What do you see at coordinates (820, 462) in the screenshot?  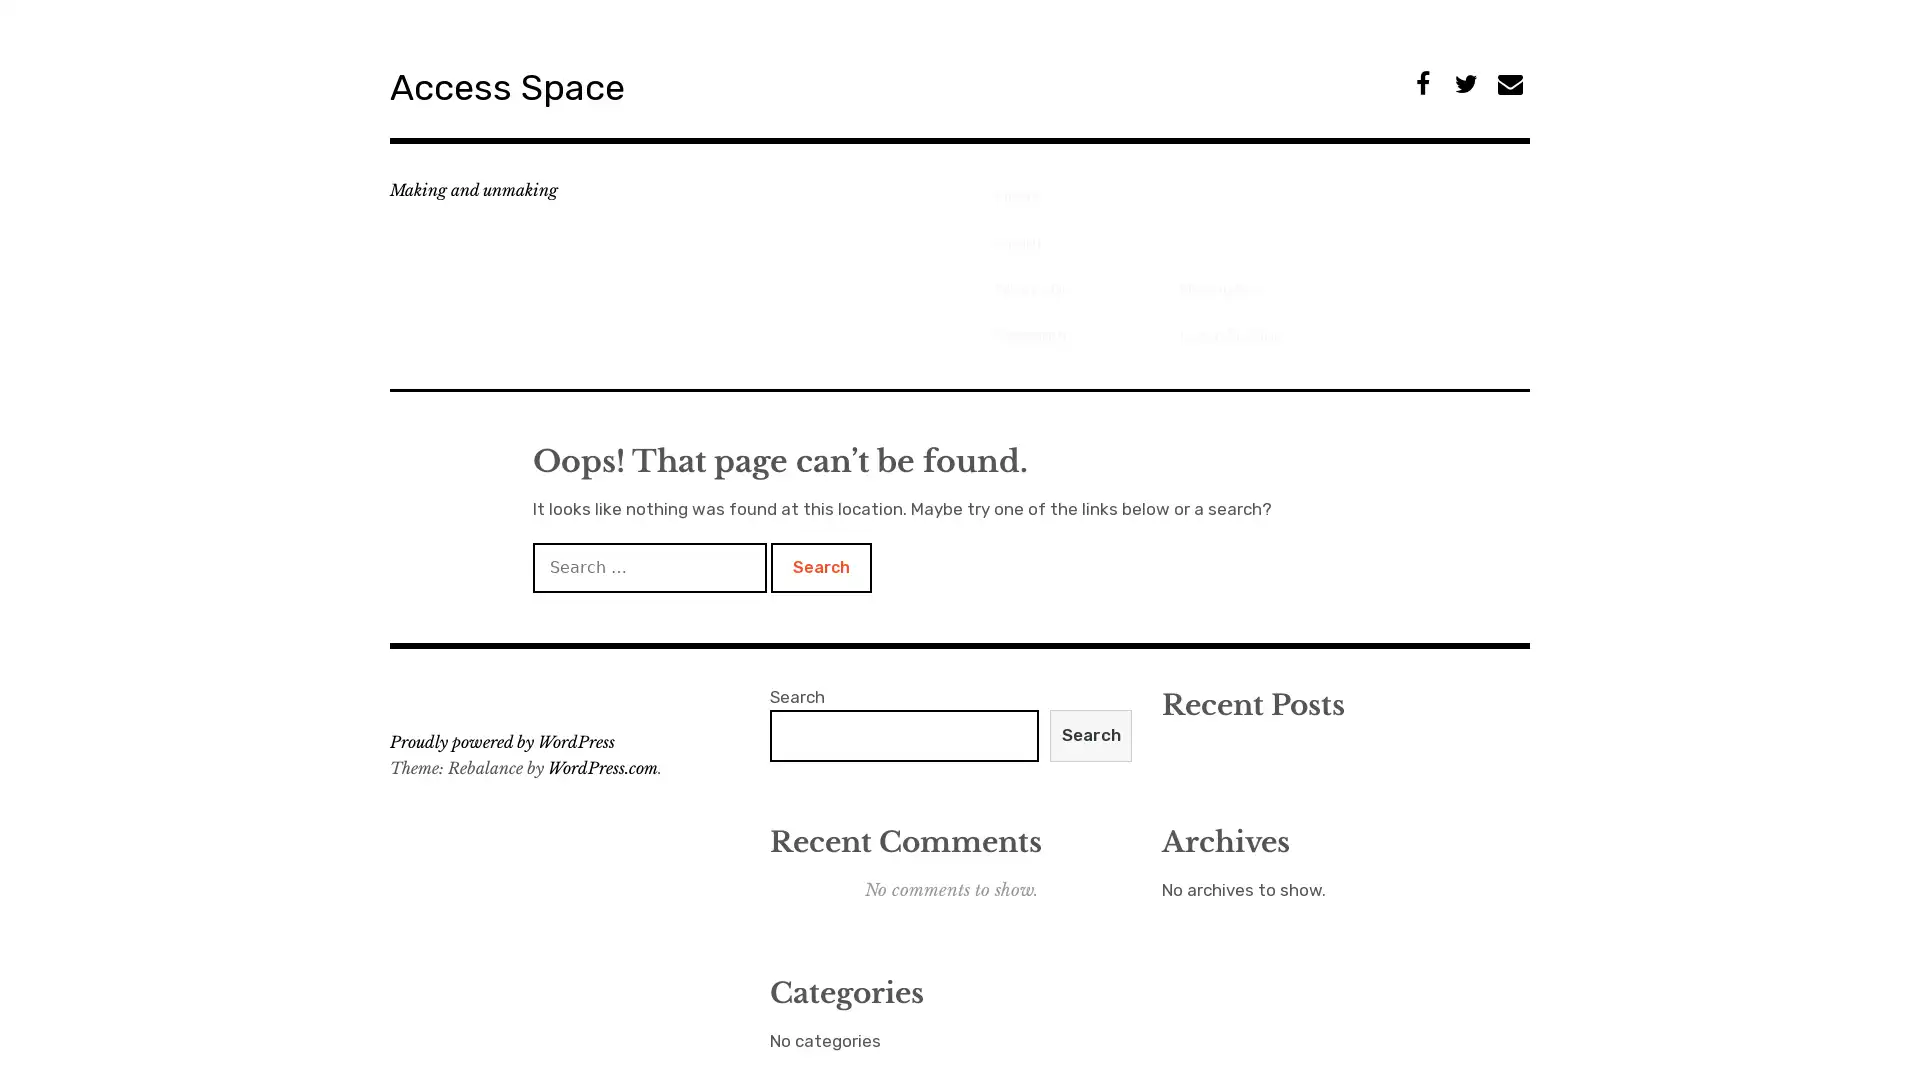 I see `Search` at bounding box center [820, 462].